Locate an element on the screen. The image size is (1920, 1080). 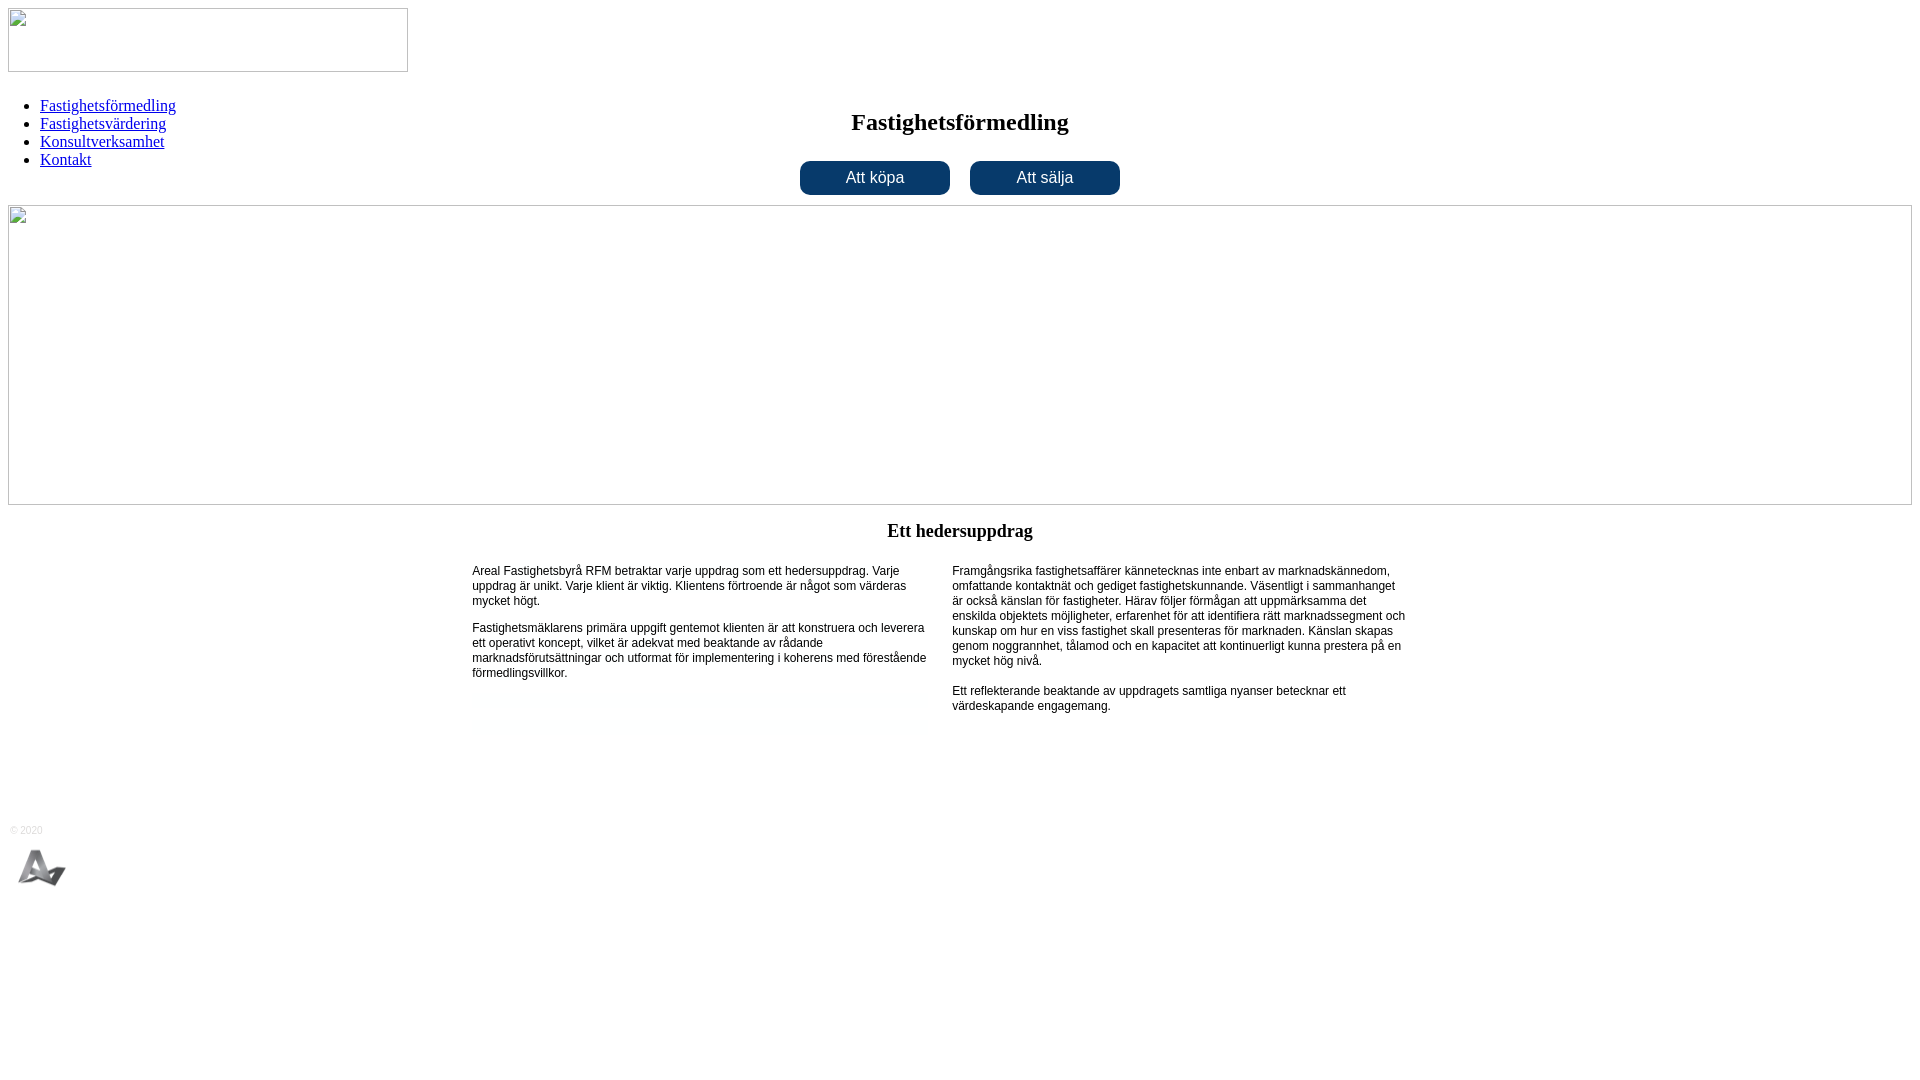
'Konsultverksamhet' is located at coordinates (100, 140).